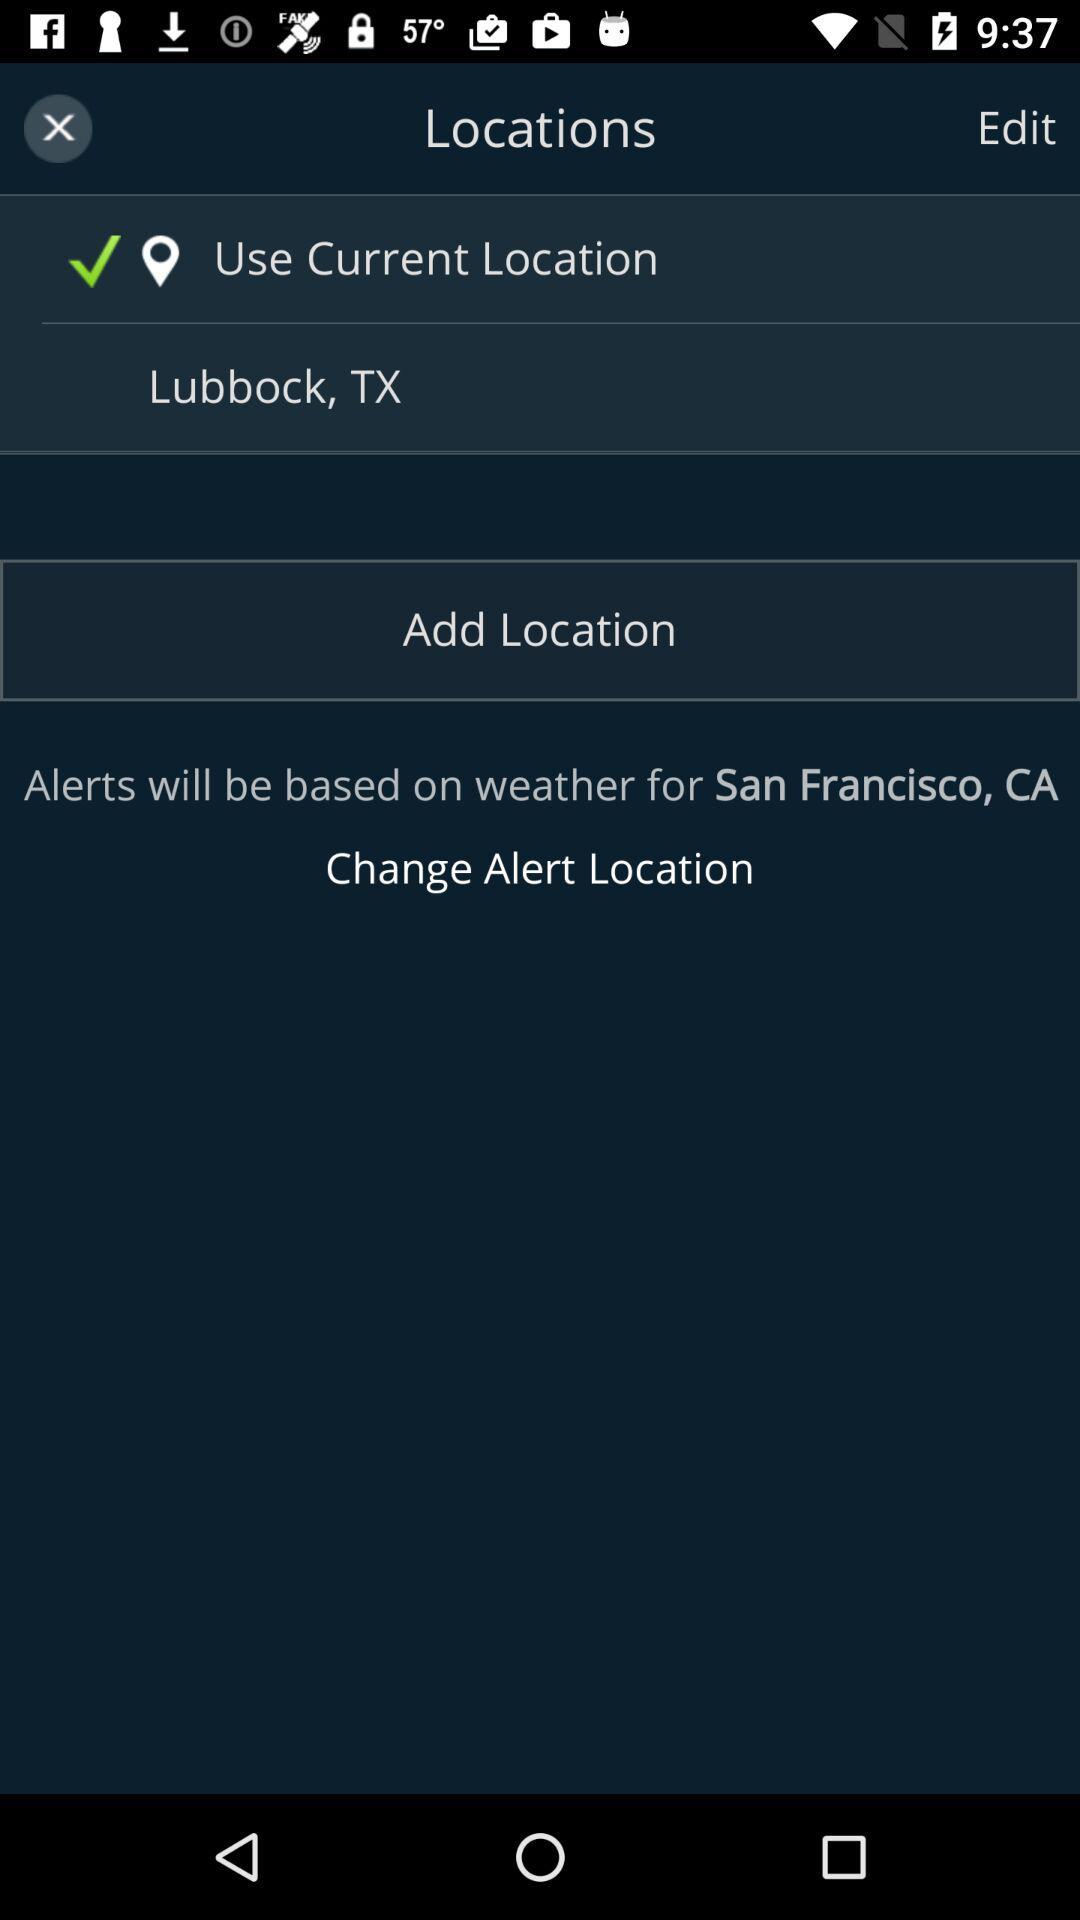 The image size is (1080, 1920). Describe the element at coordinates (94, 261) in the screenshot. I see `the green tick just left to the location icon` at that location.